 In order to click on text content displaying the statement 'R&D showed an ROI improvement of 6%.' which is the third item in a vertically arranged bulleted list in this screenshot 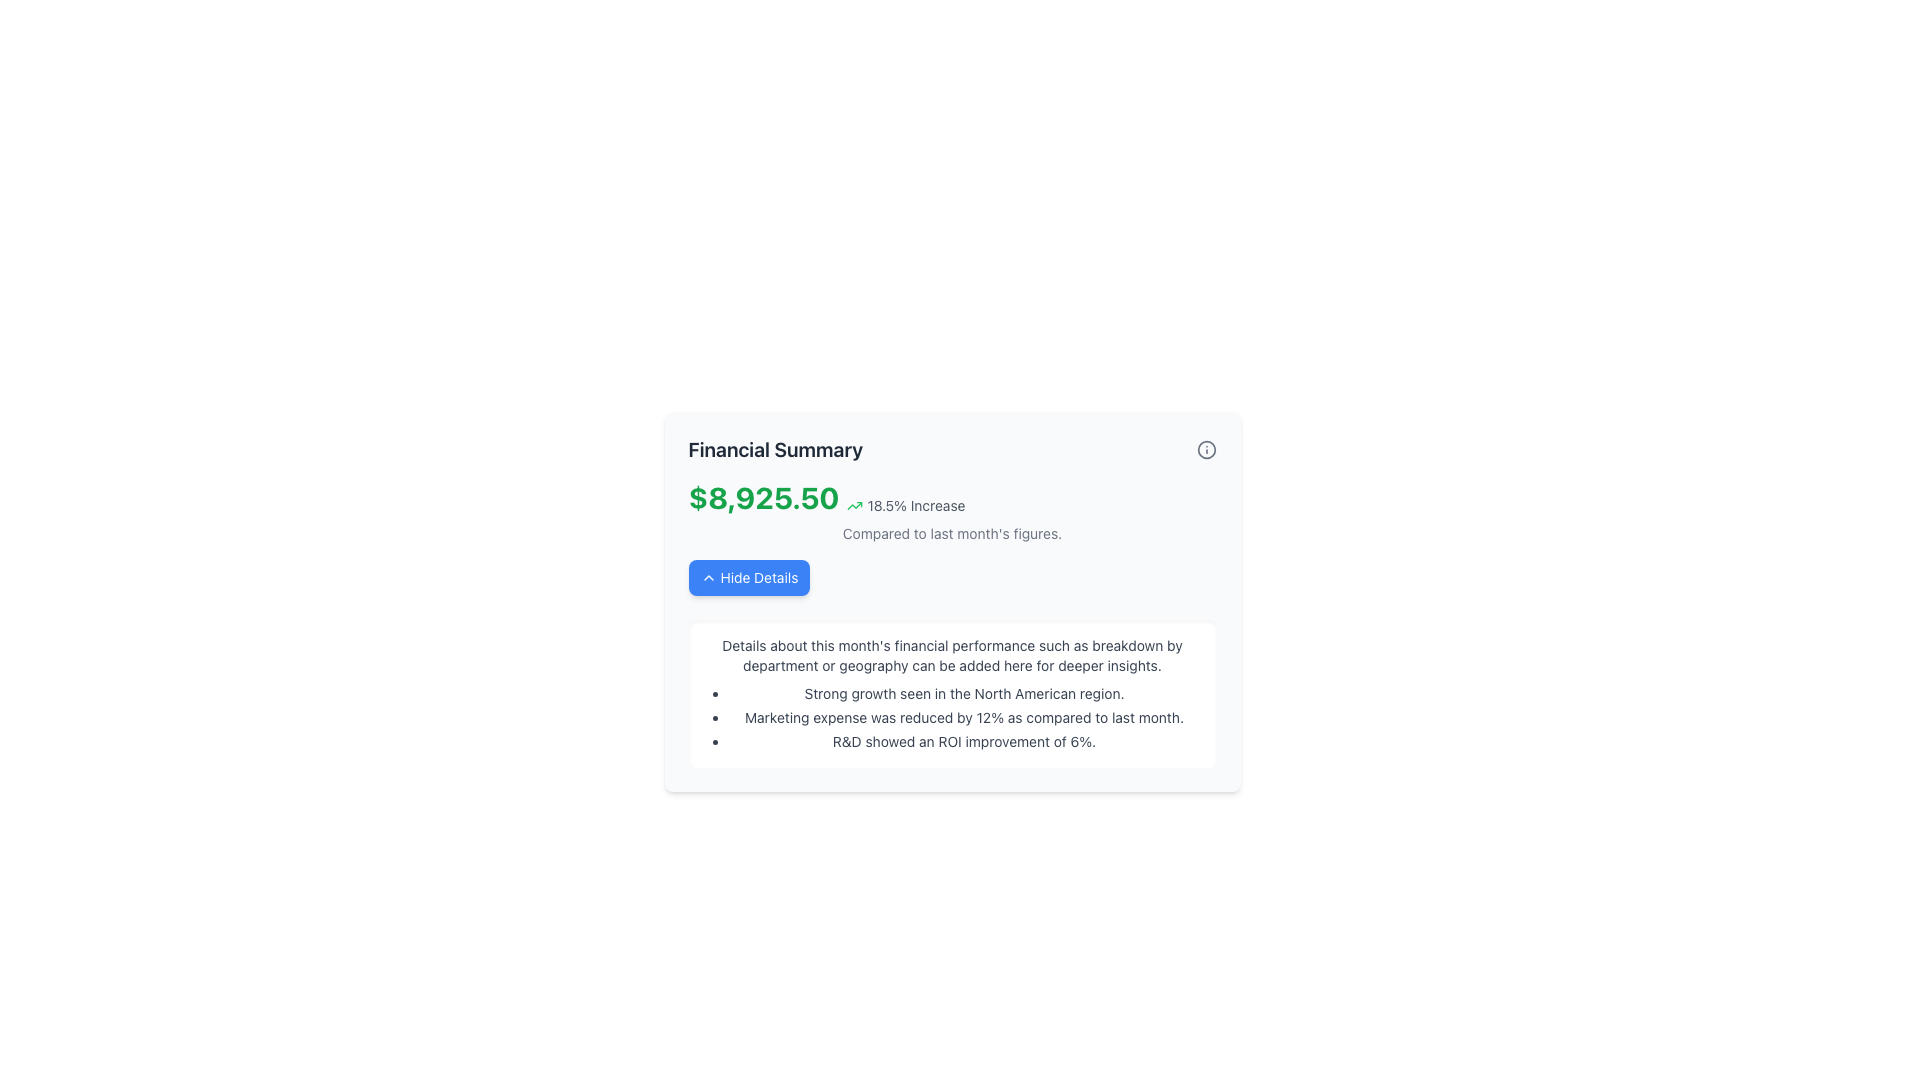, I will do `click(964, 741)`.